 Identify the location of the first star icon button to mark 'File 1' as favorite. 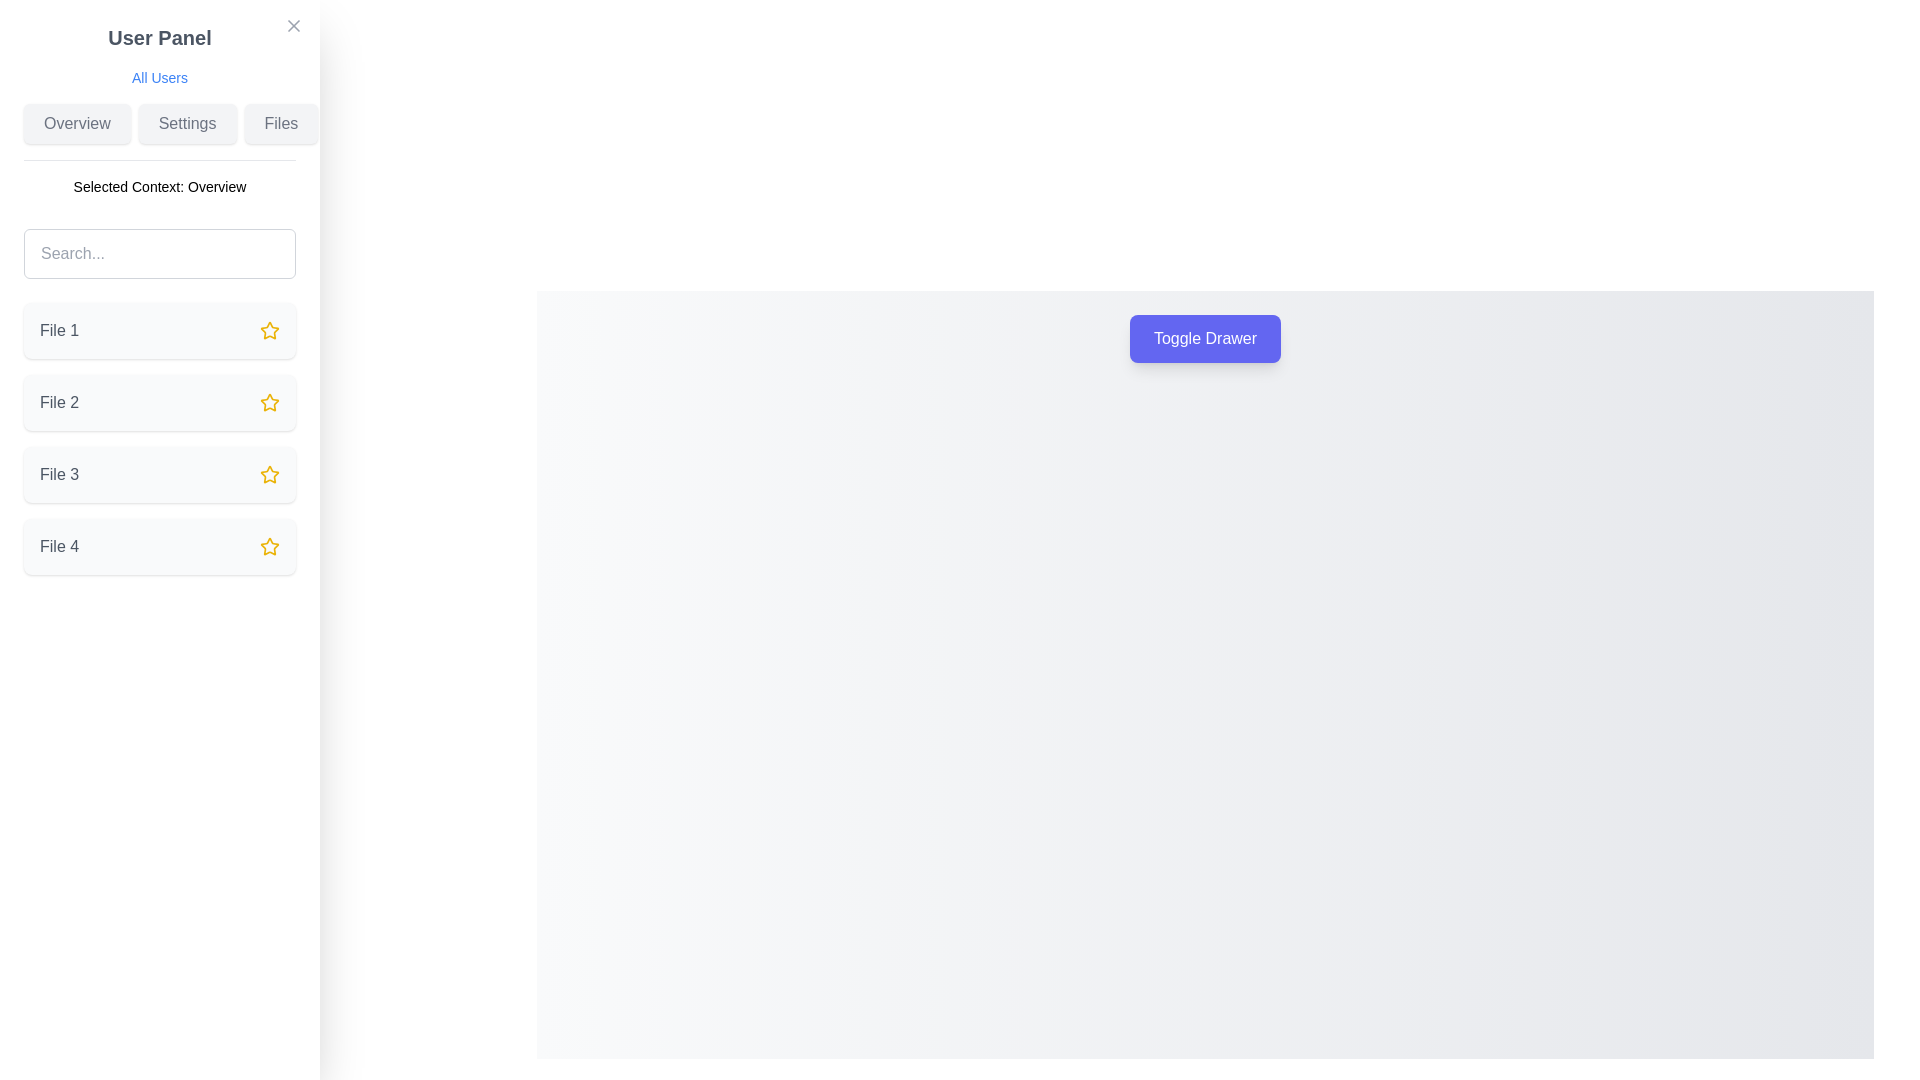
(268, 329).